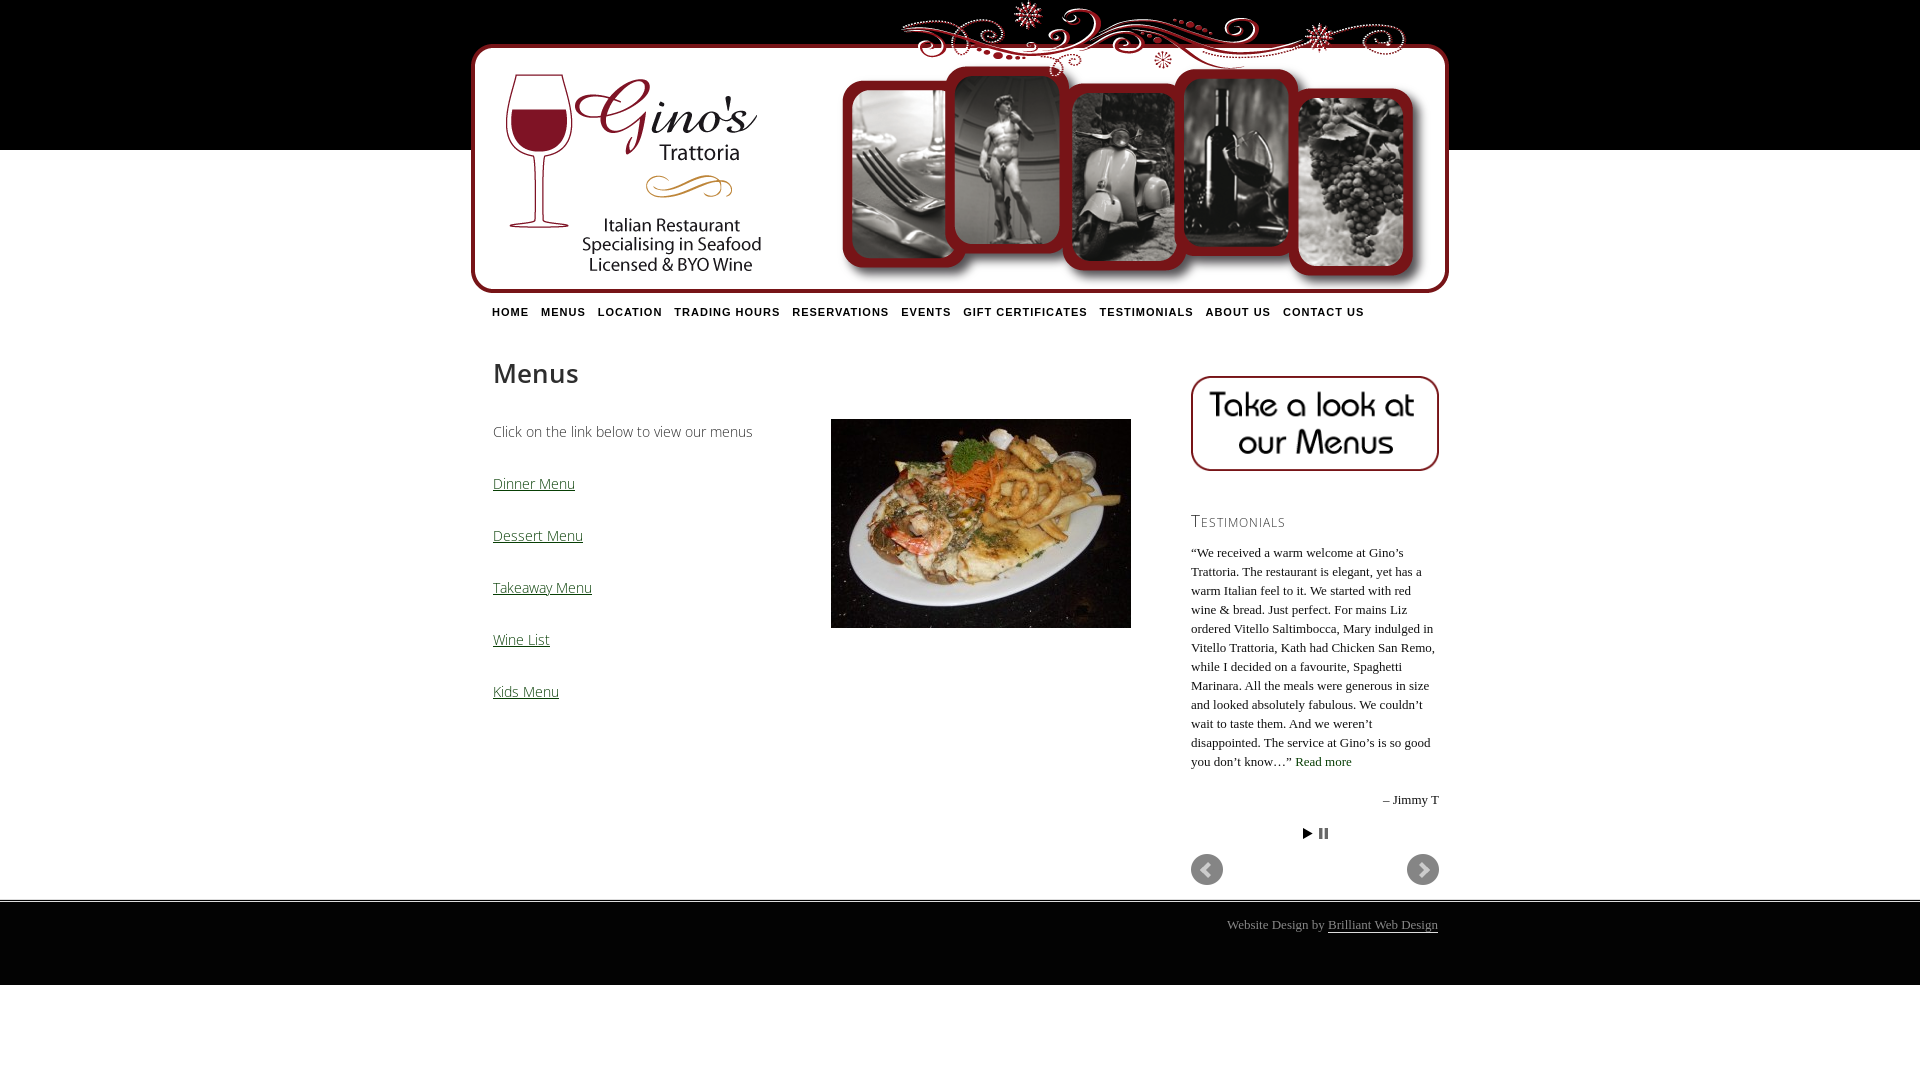 Image resolution: width=1920 pixels, height=1080 pixels. Describe the element at coordinates (629, 312) in the screenshot. I see `'LOCATION'` at that location.